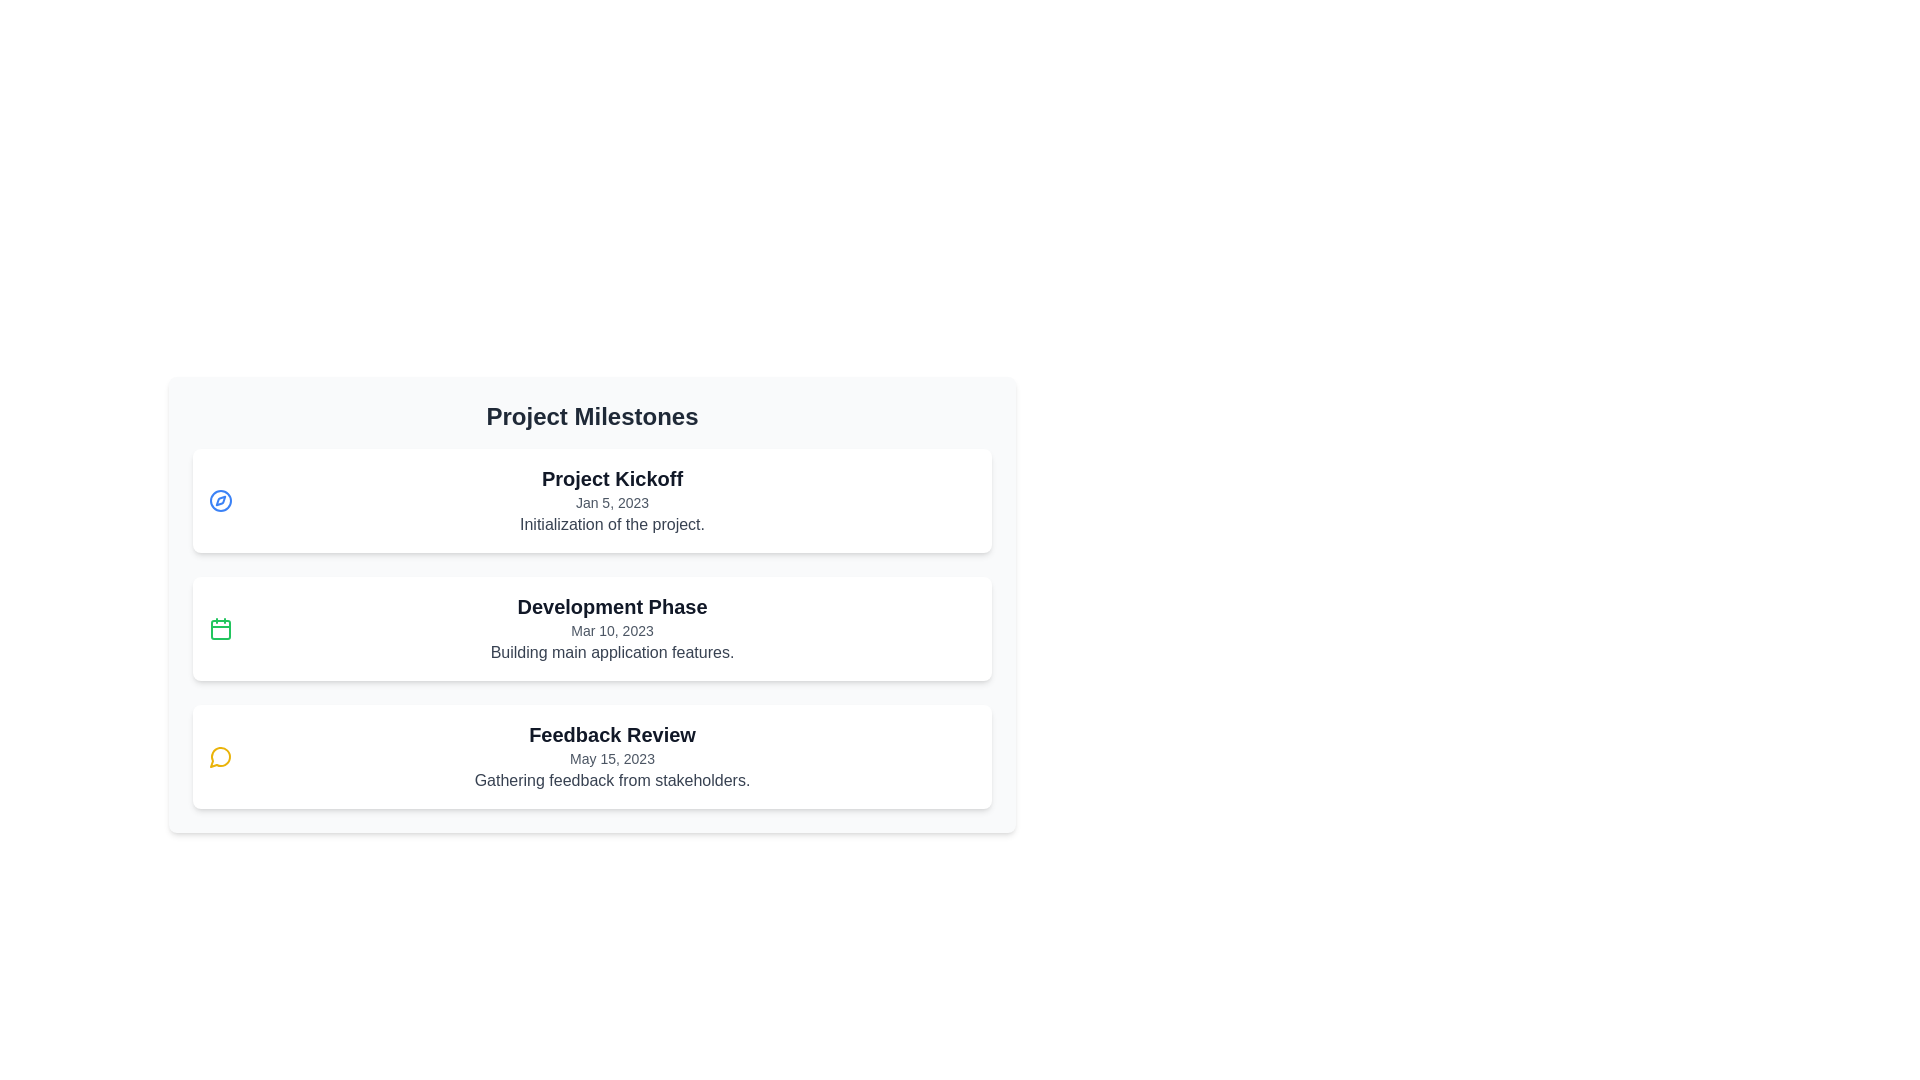  I want to click on the inner blue-stroke circle element of the compass icon located to the left of the 'Project Kickoff' milestone item in the vertical list of project milestones, so click(220, 500).